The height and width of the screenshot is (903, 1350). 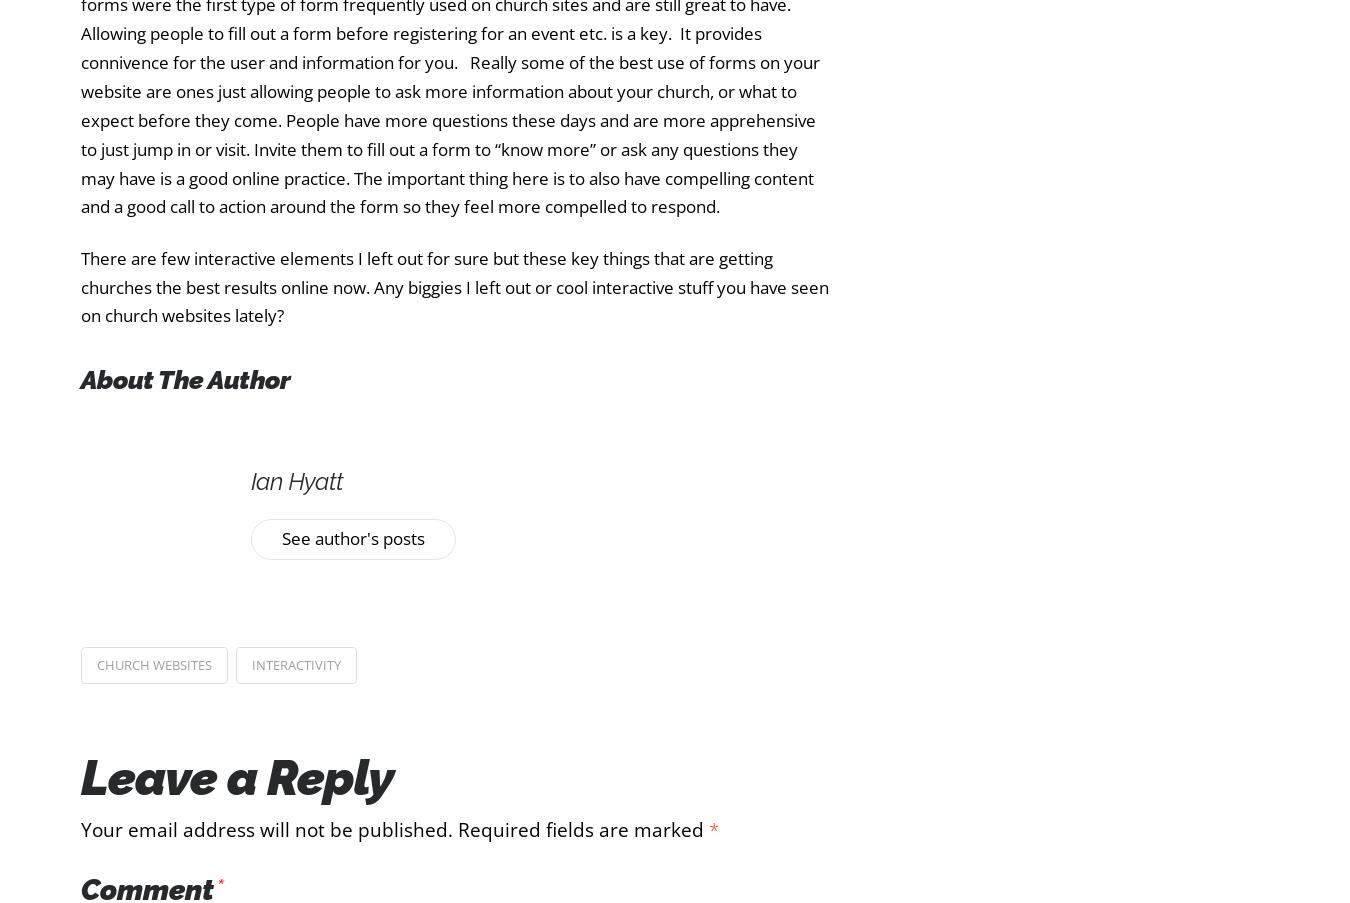 What do you see at coordinates (353, 536) in the screenshot?
I see `'See author's posts'` at bounding box center [353, 536].